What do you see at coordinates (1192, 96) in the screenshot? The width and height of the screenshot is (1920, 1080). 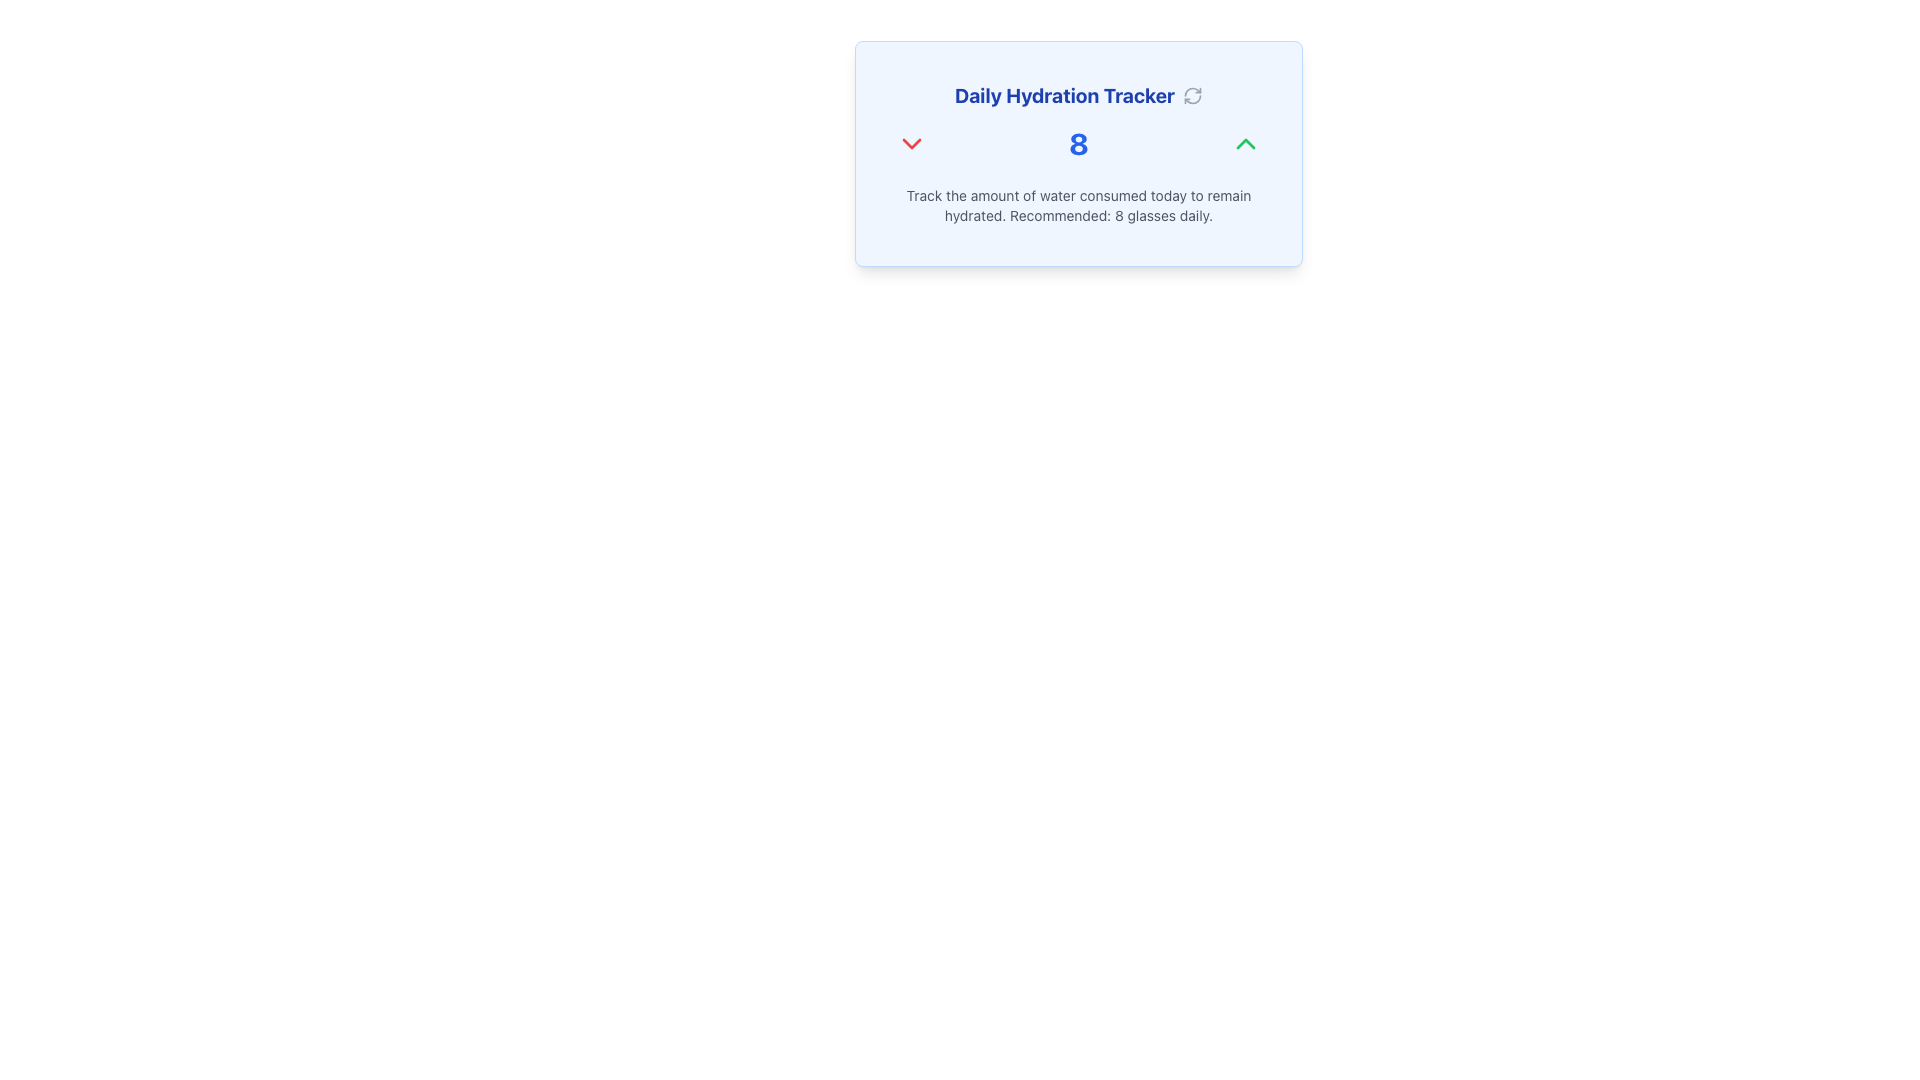 I see `the refresh icon located to the right of the 'Daily Hydration Tracker' text in the header section to reload the content` at bounding box center [1192, 96].